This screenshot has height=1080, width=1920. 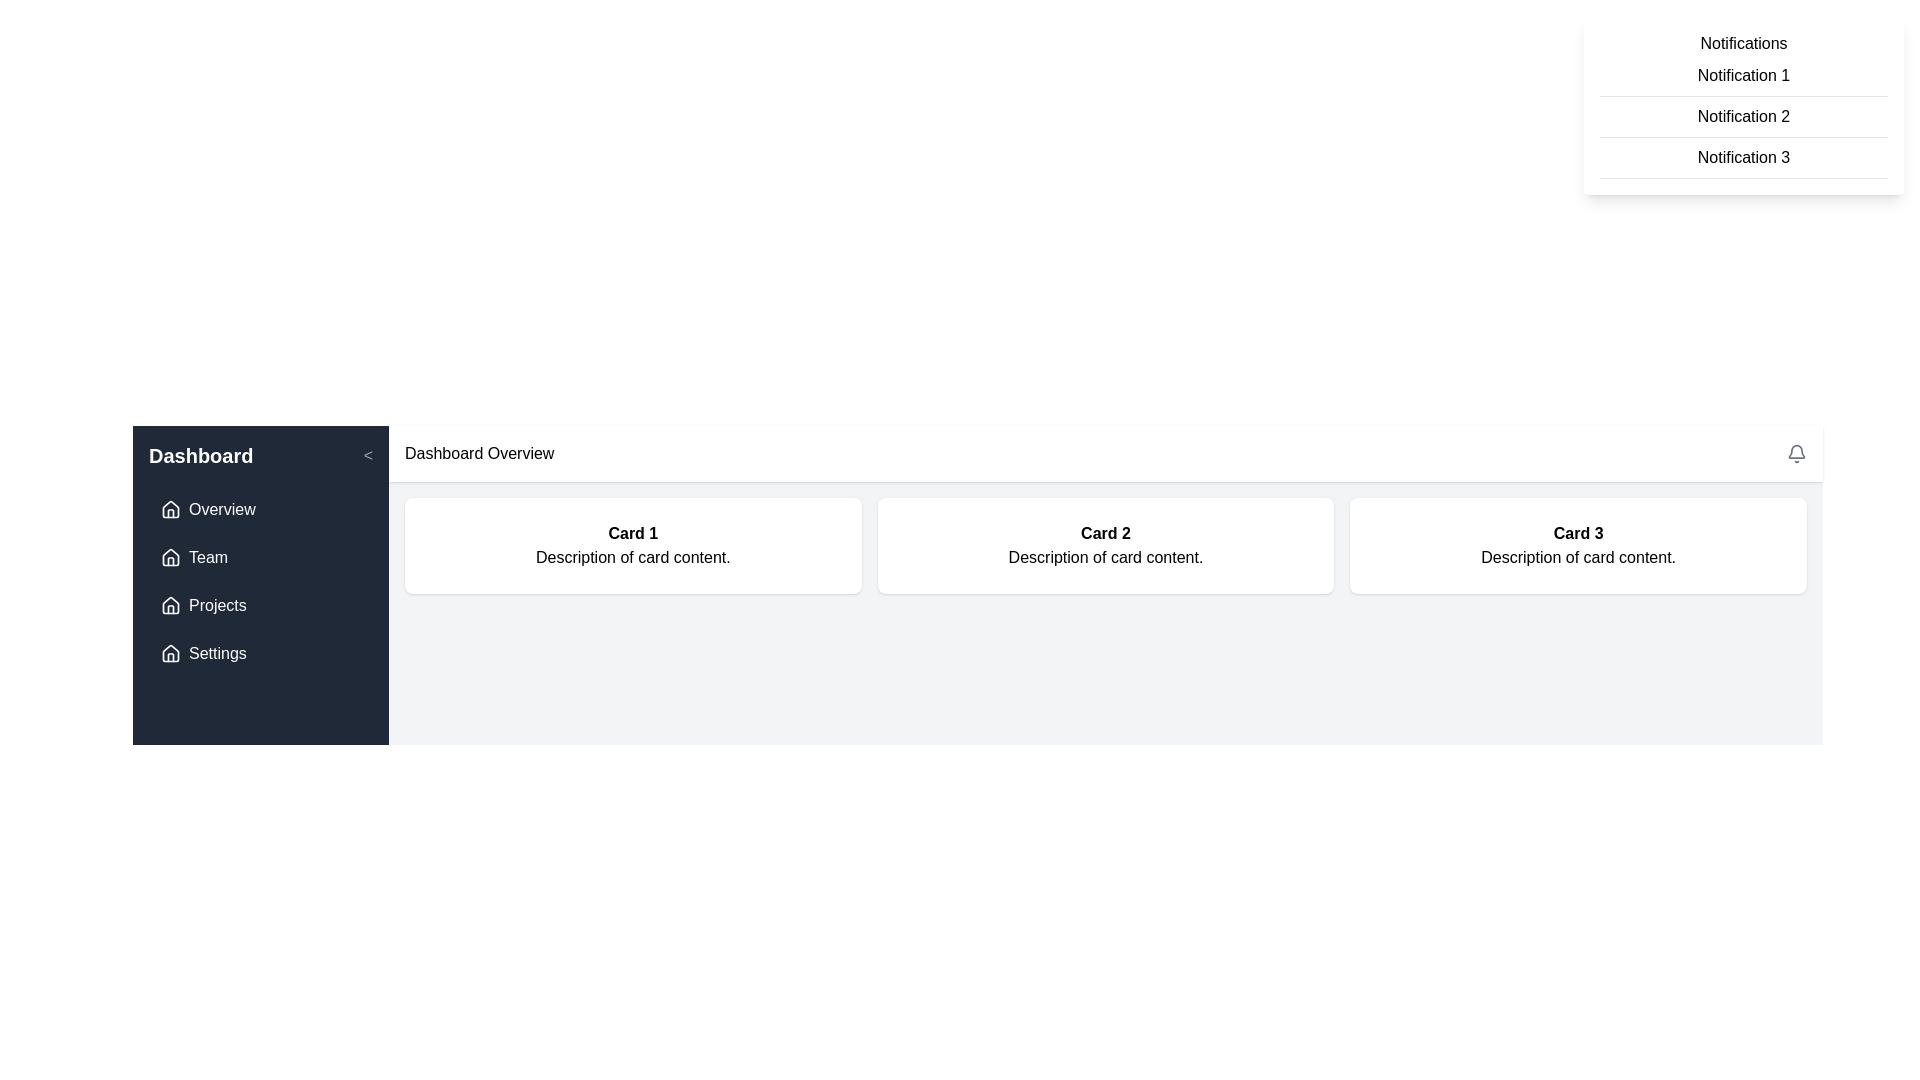 I want to click on the static text label that displays 'Dashboard Overview', which is prominently positioned in bold font within the header bar, aligned to the left, so click(x=478, y=454).